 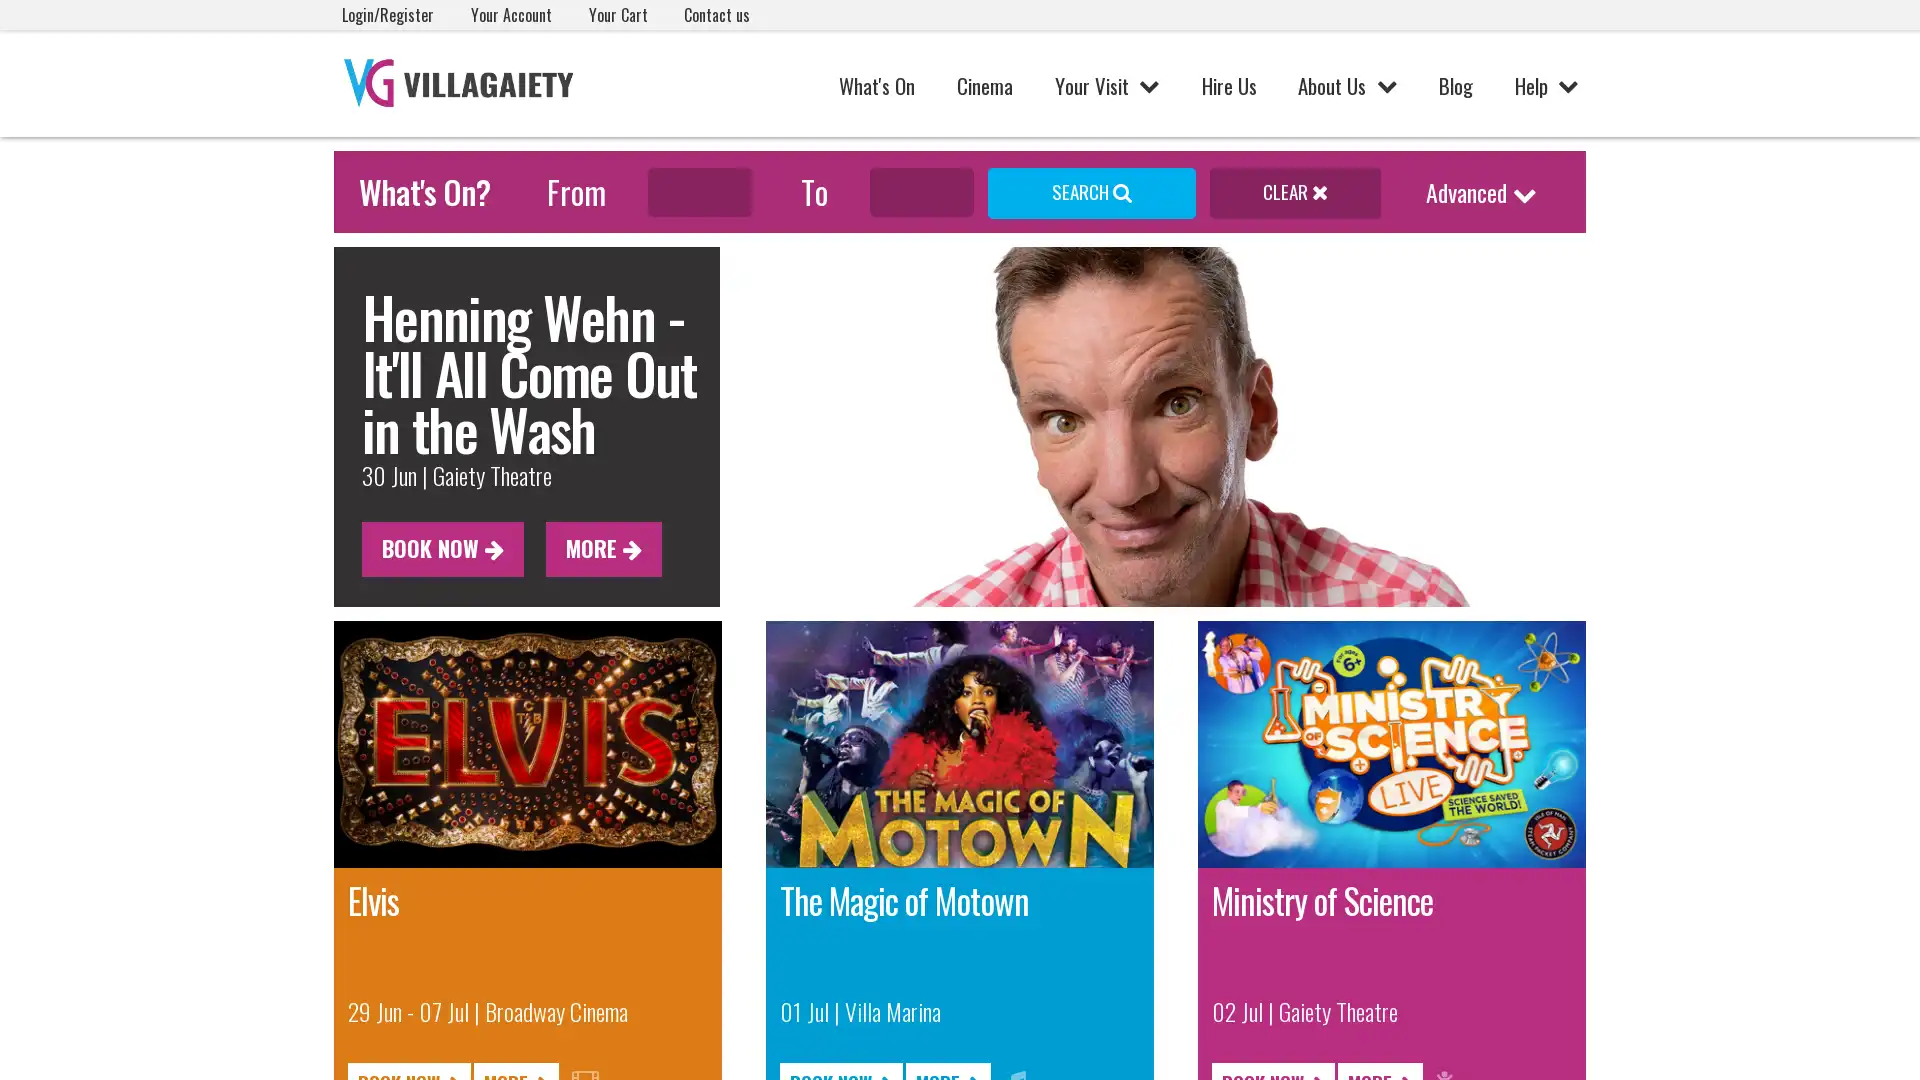 I want to click on SEARCH, so click(x=1090, y=192).